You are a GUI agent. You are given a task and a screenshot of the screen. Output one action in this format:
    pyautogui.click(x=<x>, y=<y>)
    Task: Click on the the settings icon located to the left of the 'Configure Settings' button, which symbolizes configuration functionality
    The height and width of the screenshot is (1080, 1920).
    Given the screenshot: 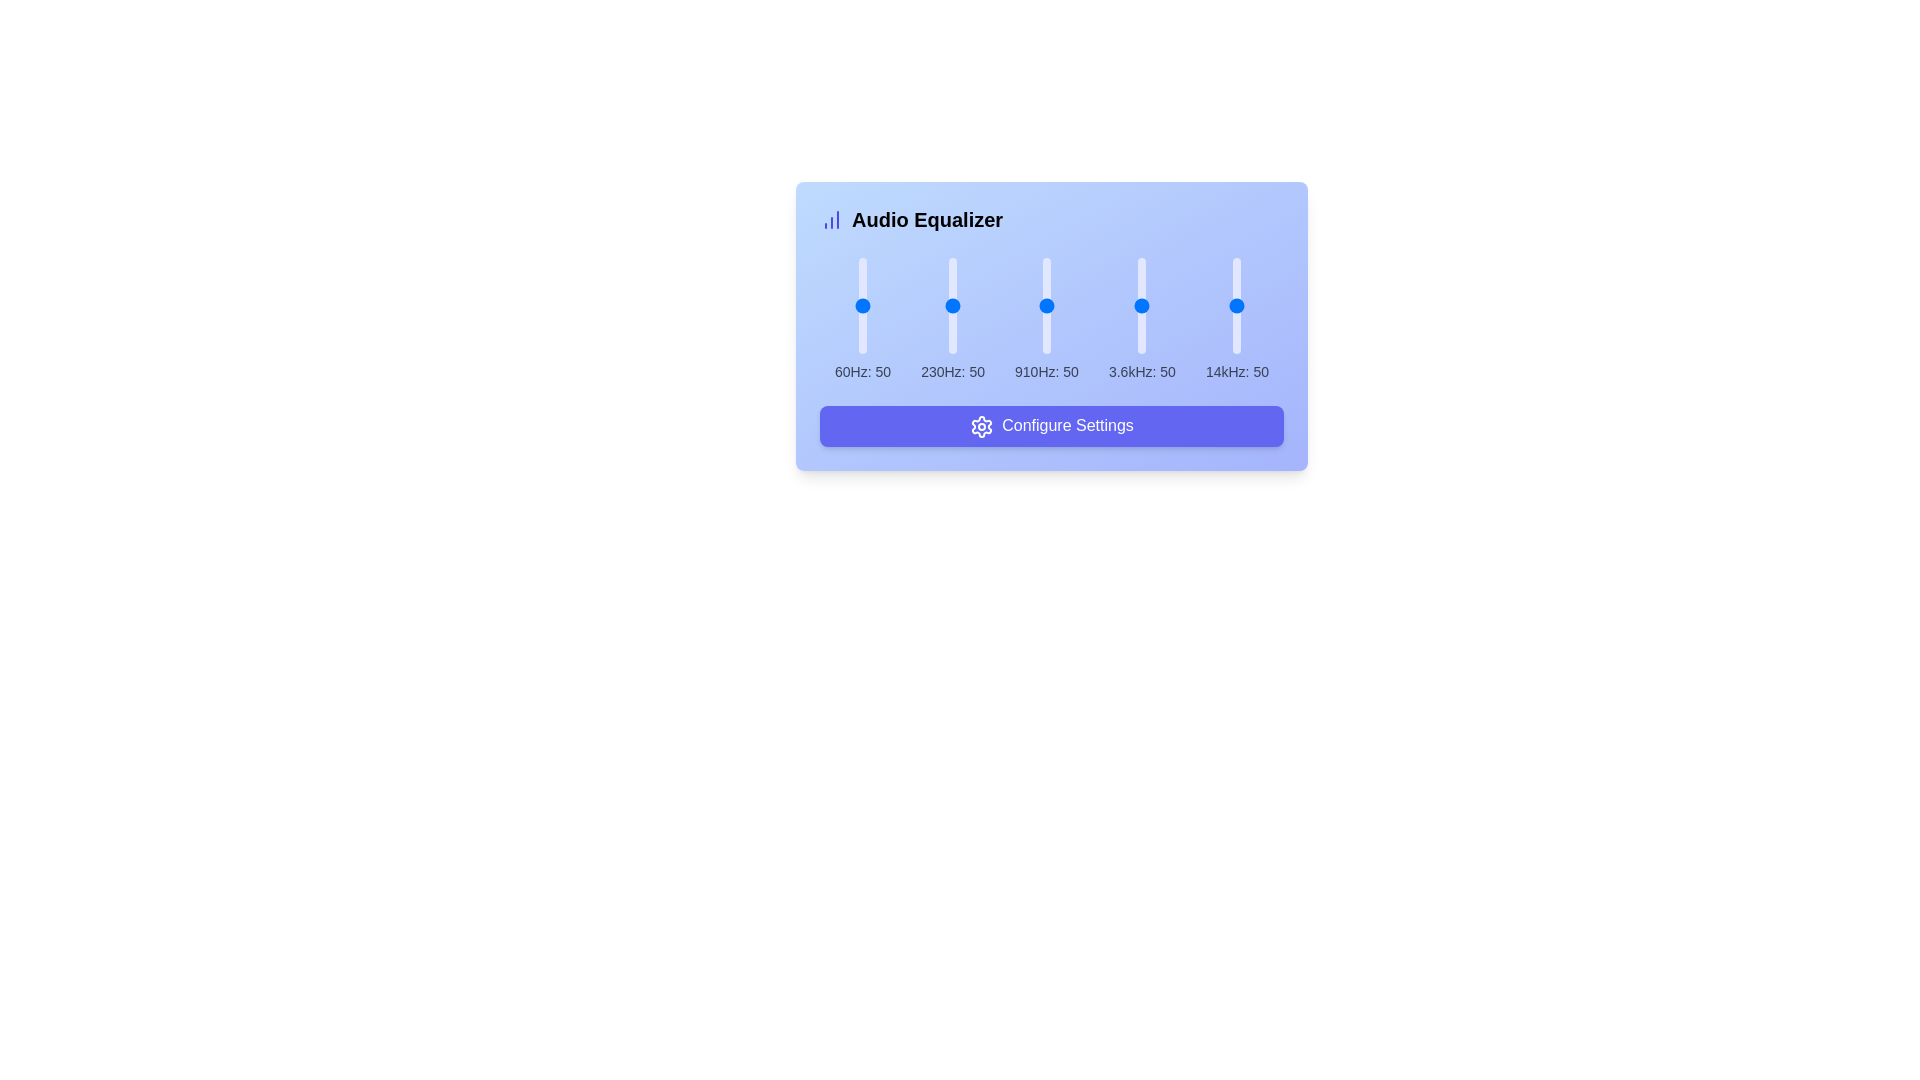 What is the action you would take?
    pyautogui.click(x=982, y=425)
    